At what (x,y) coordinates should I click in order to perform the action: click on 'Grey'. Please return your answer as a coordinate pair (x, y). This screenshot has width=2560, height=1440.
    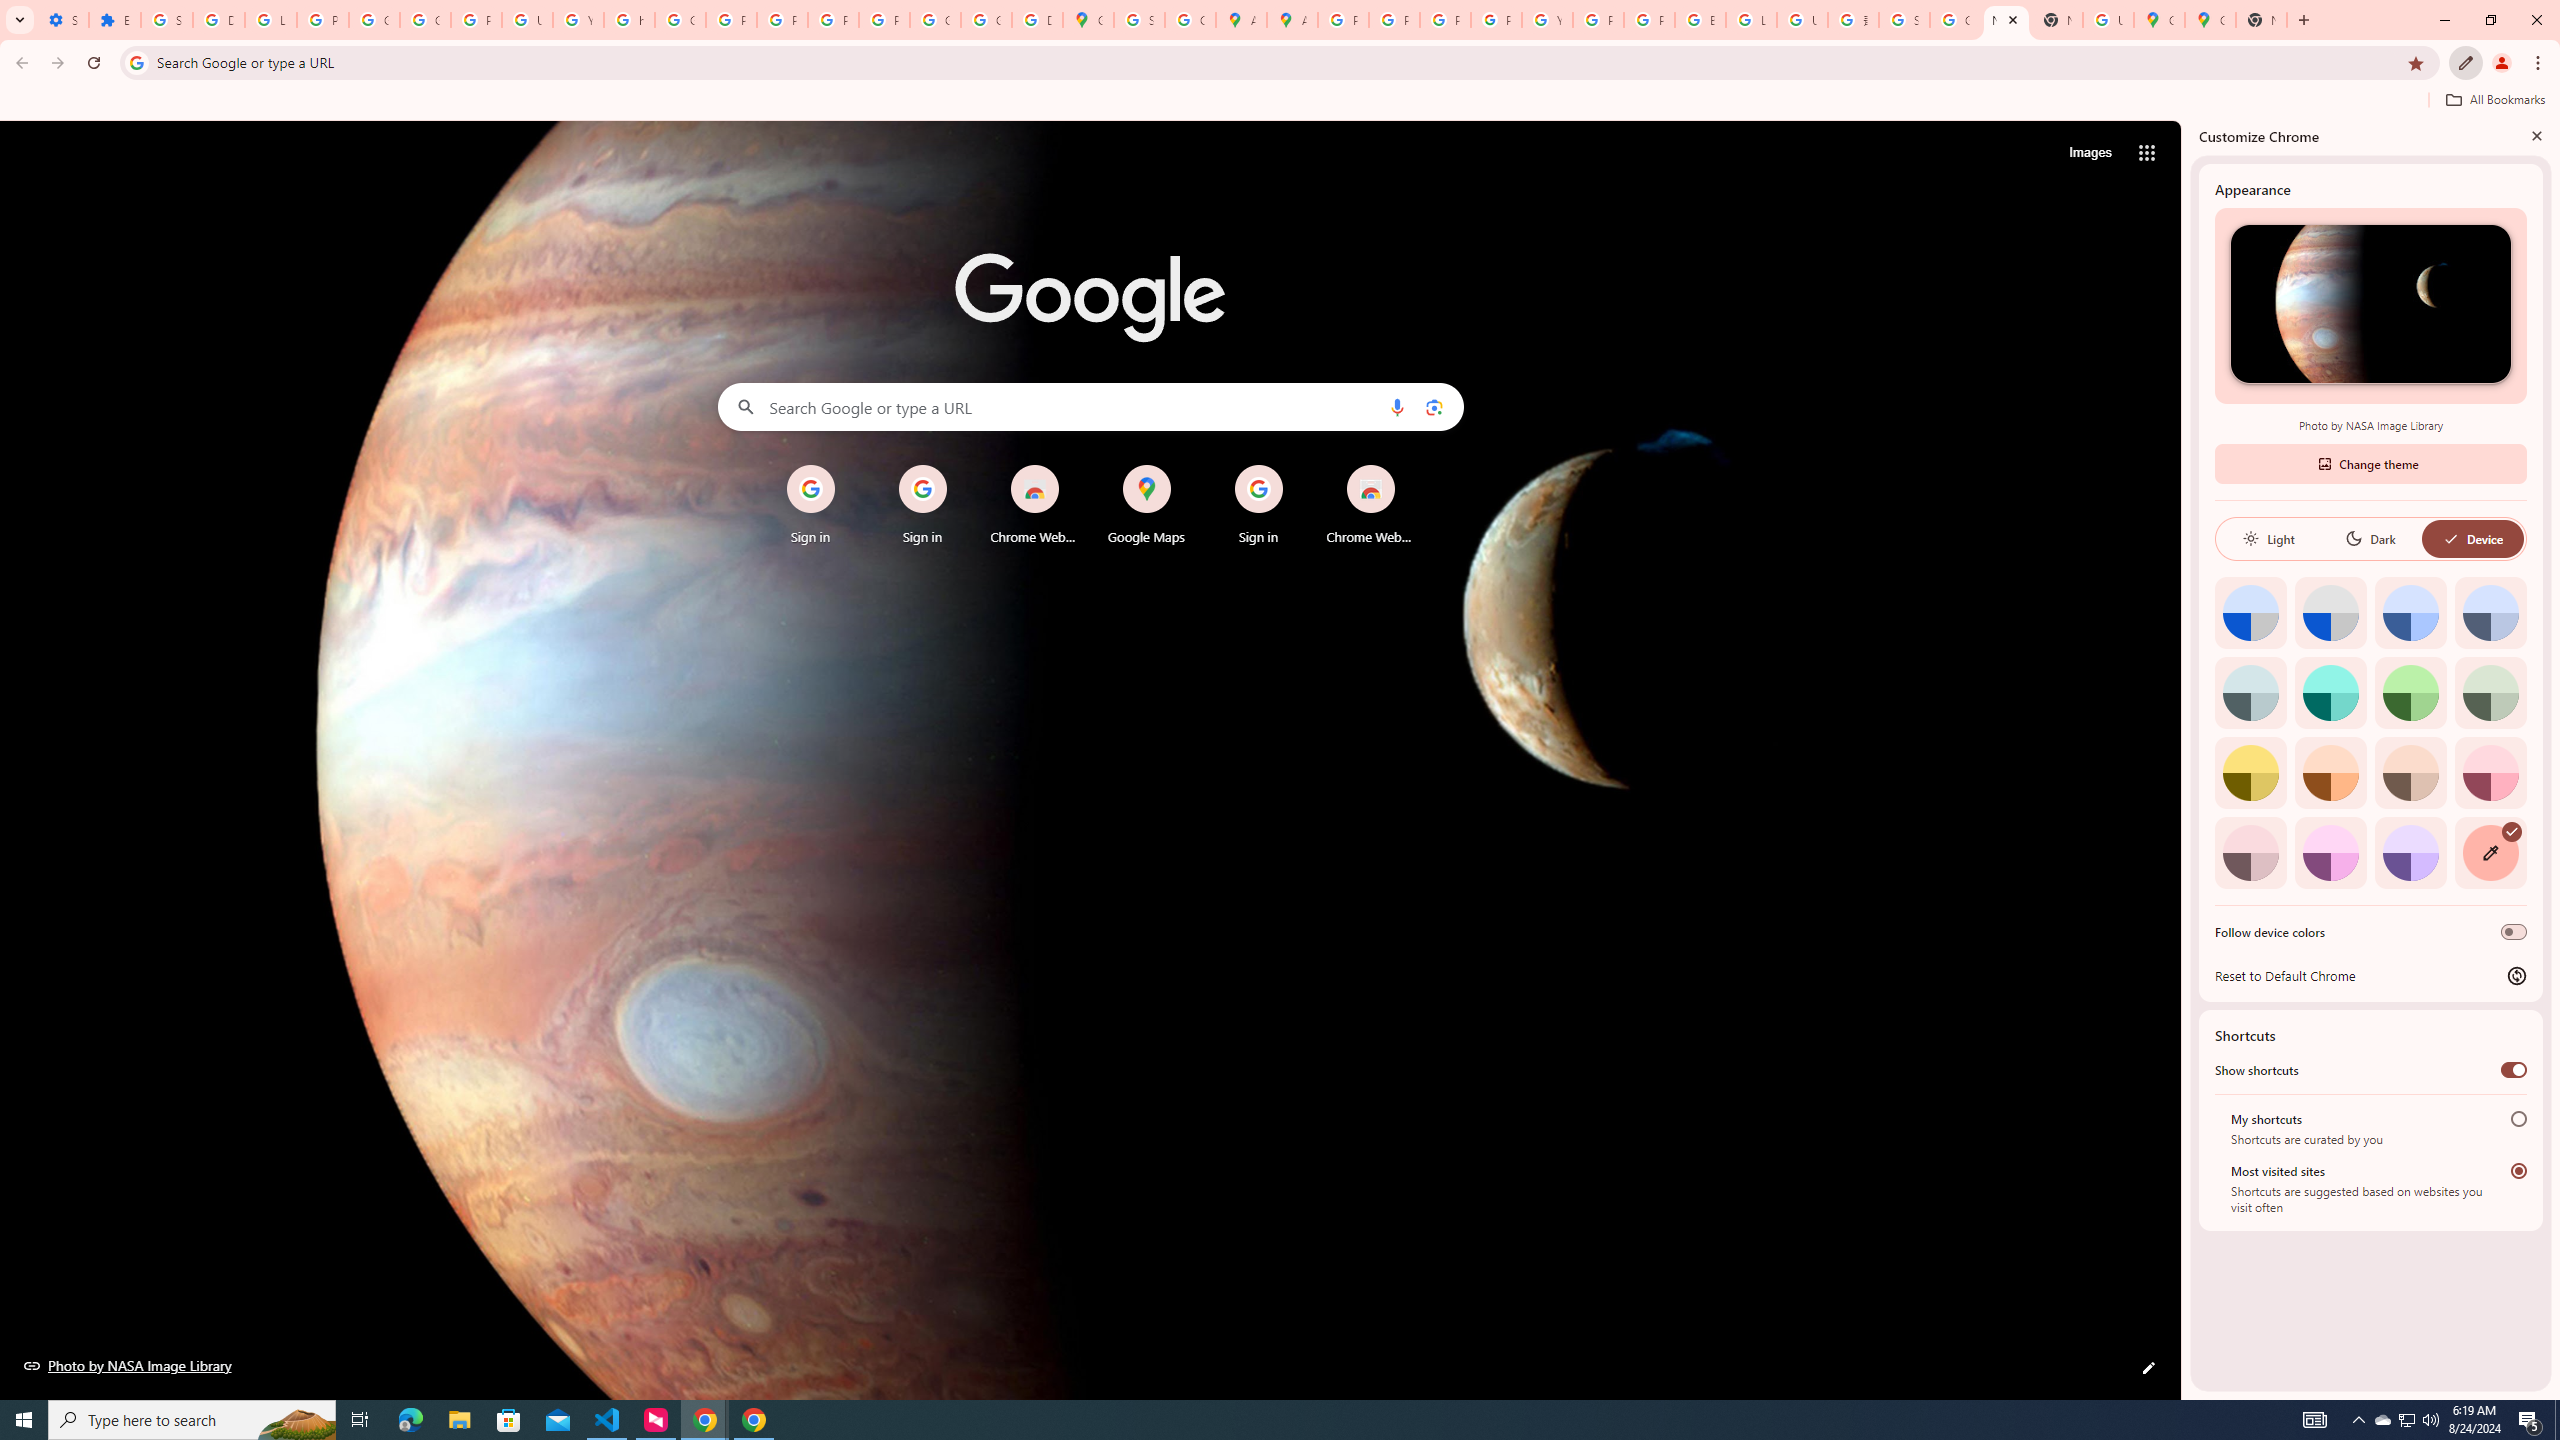
    Looking at the image, I should click on (2250, 692).